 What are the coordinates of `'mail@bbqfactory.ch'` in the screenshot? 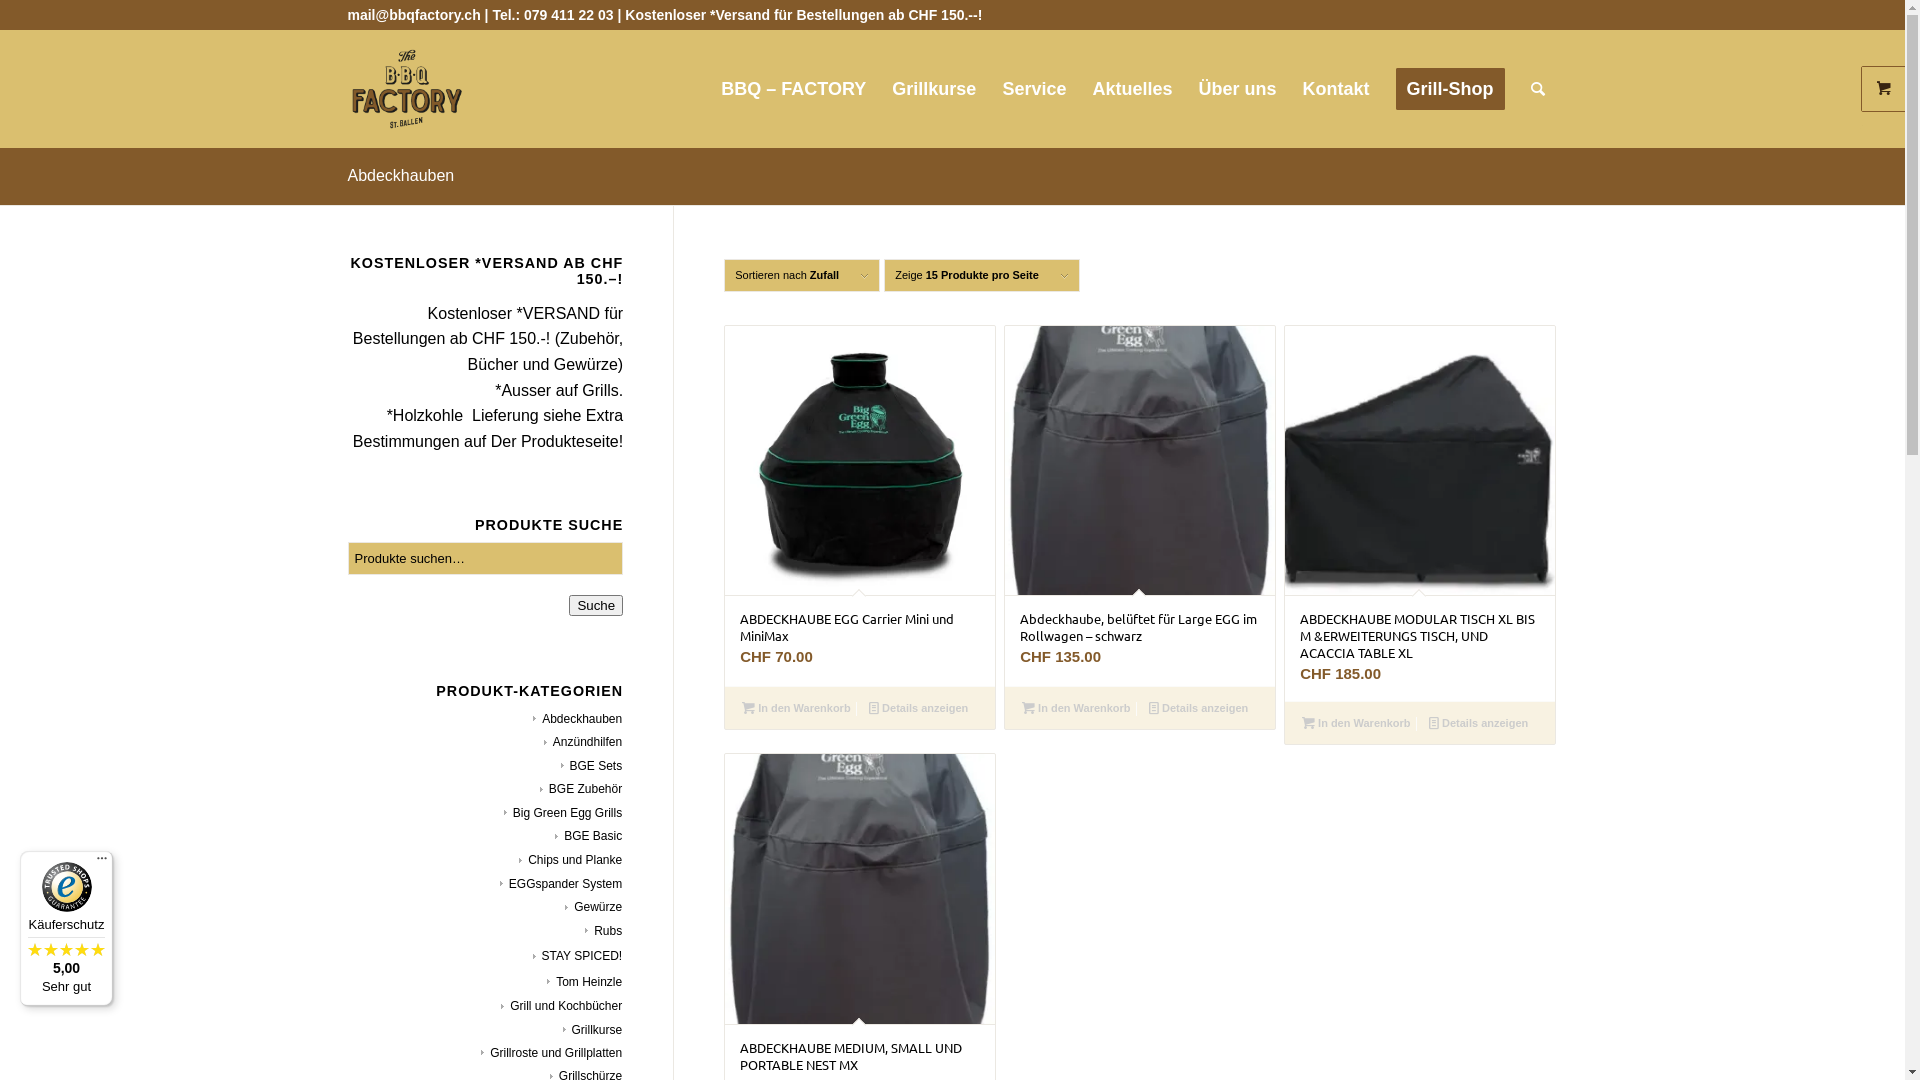 It's located at (413, 15).